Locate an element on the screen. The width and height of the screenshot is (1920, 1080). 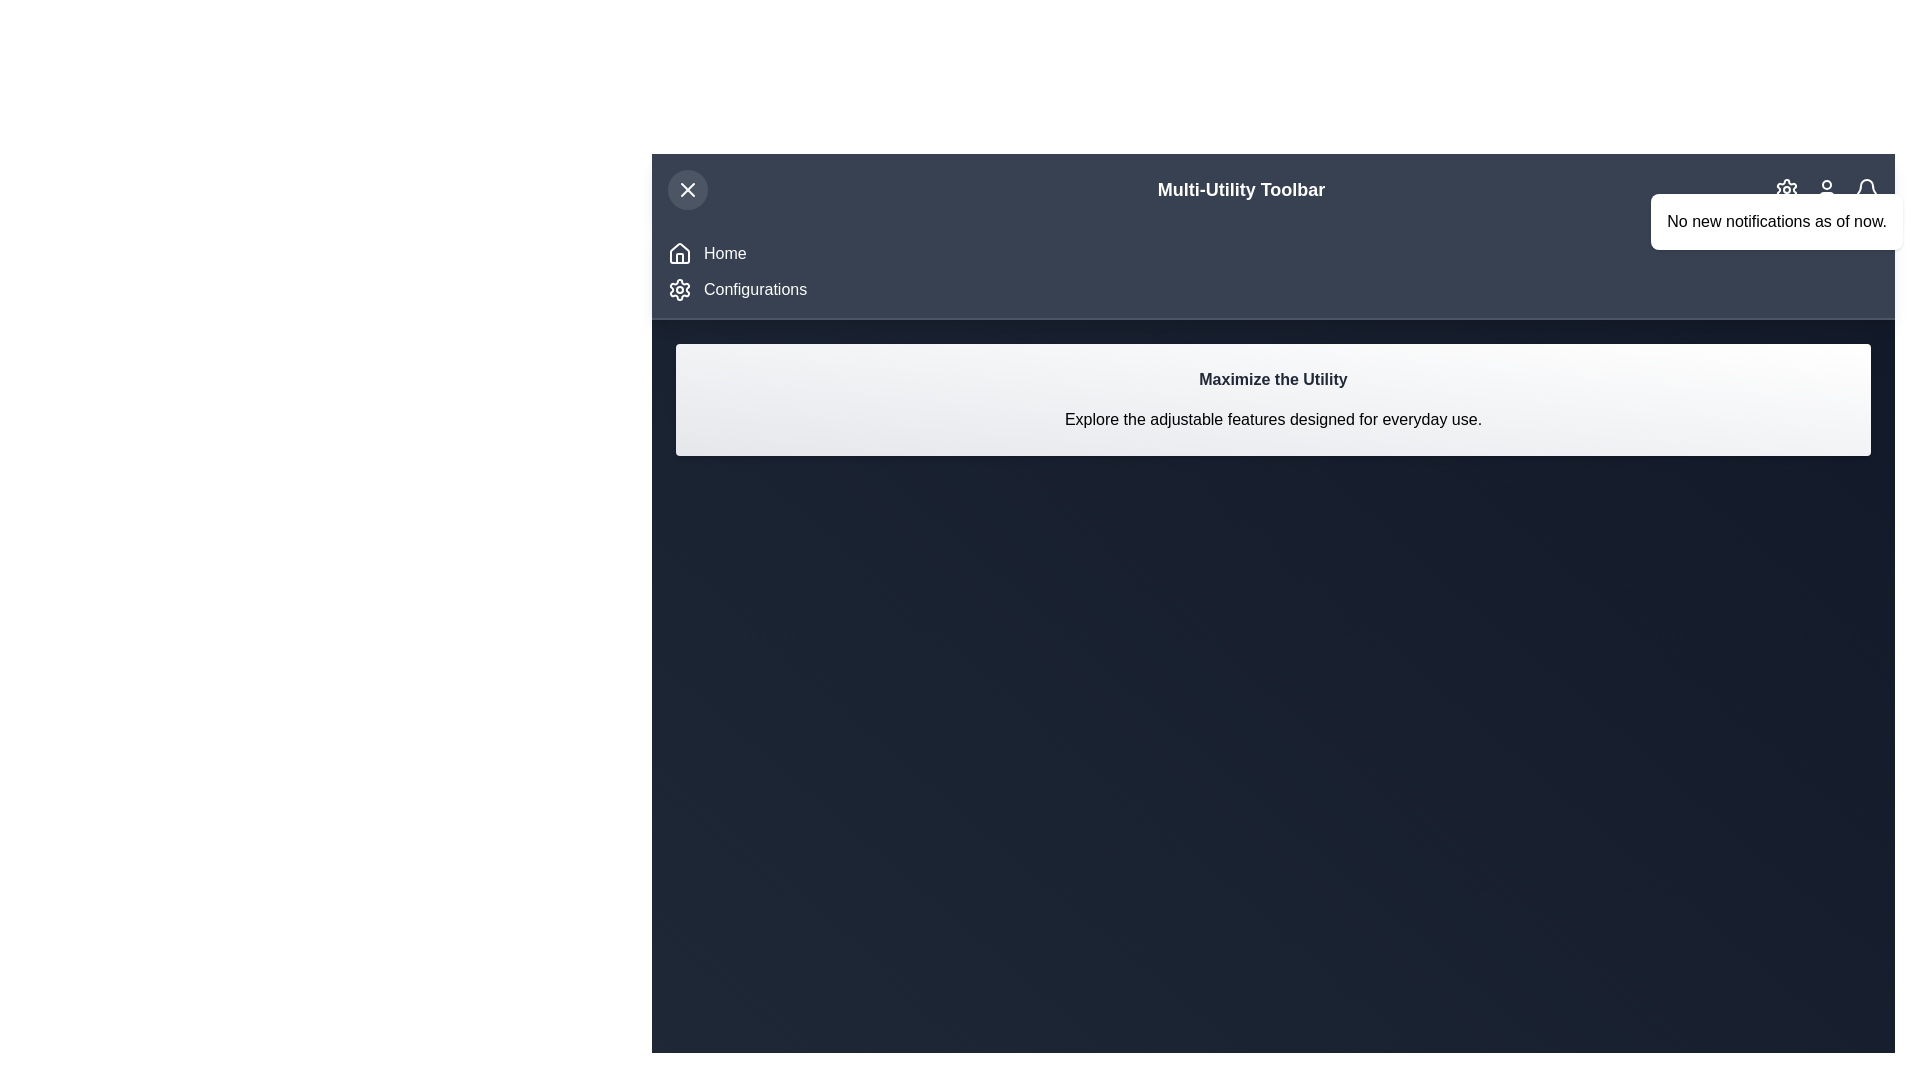
the 'Settings' icon is located at coordinates (1786, 189).